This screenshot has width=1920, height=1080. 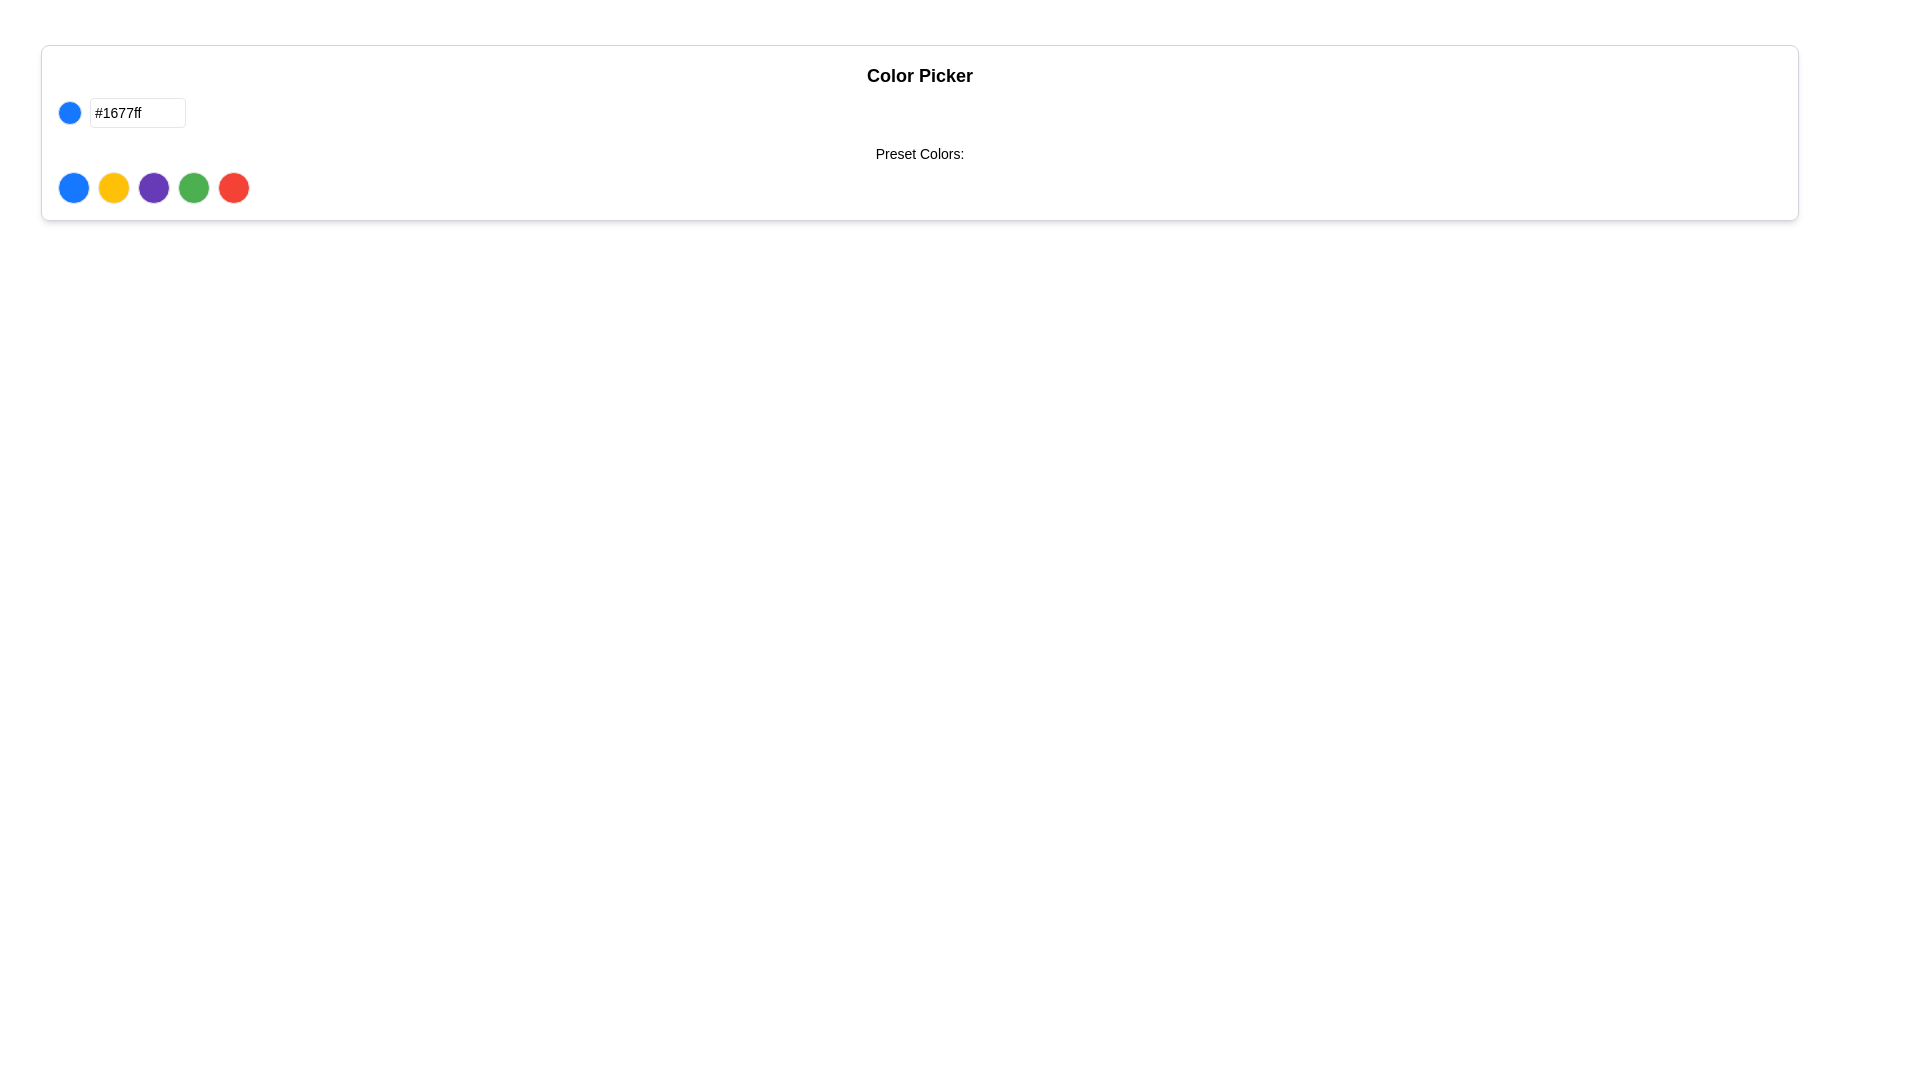 I want to click on the fourth circular green button in the top-center layout to observe its styling changes, so click(x=193, y=188).